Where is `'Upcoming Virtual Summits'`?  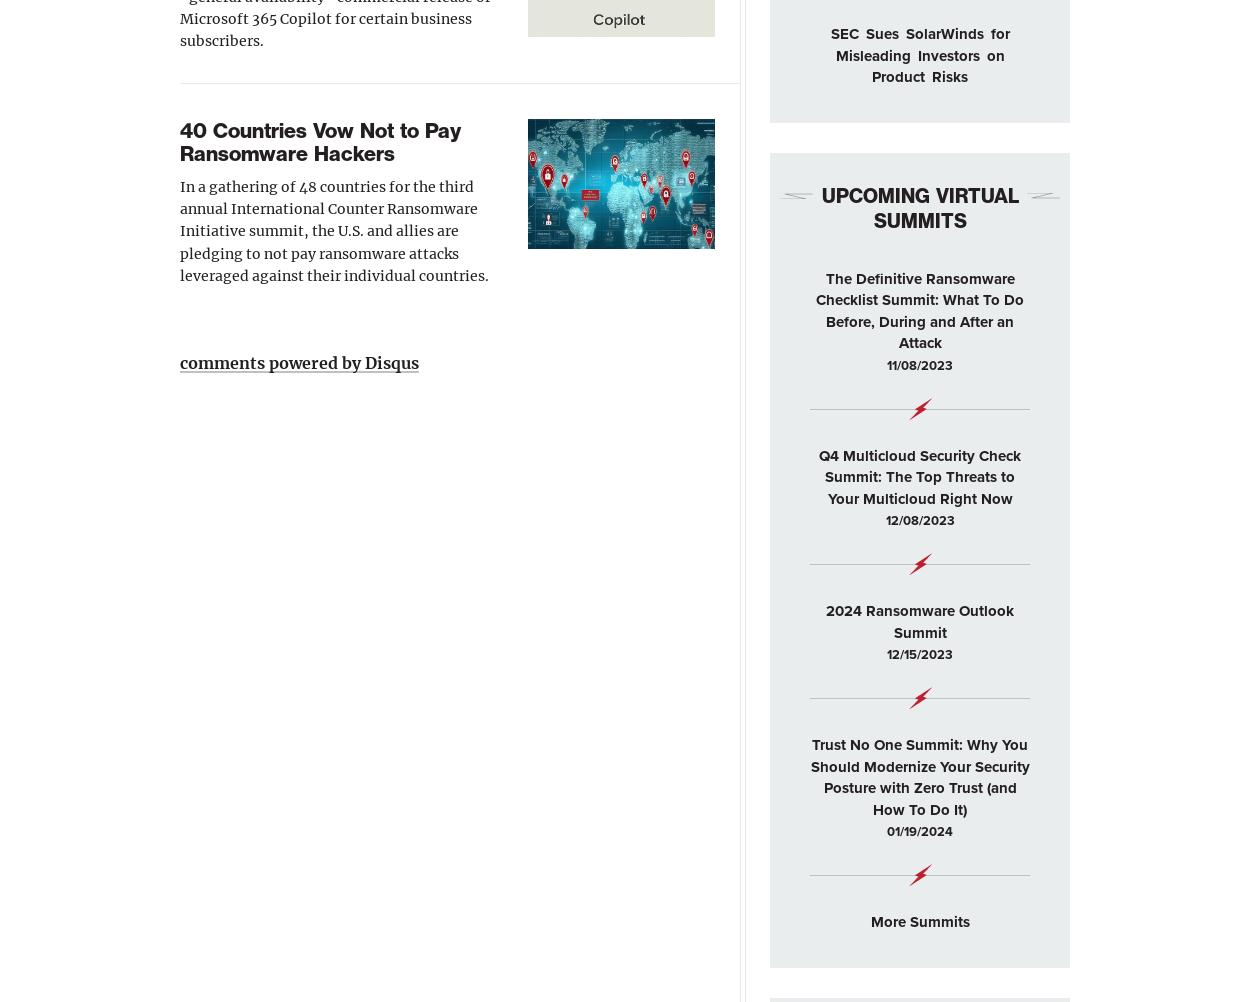 'Upcoming Virtual Summits' is located at coordinates (919, 207).